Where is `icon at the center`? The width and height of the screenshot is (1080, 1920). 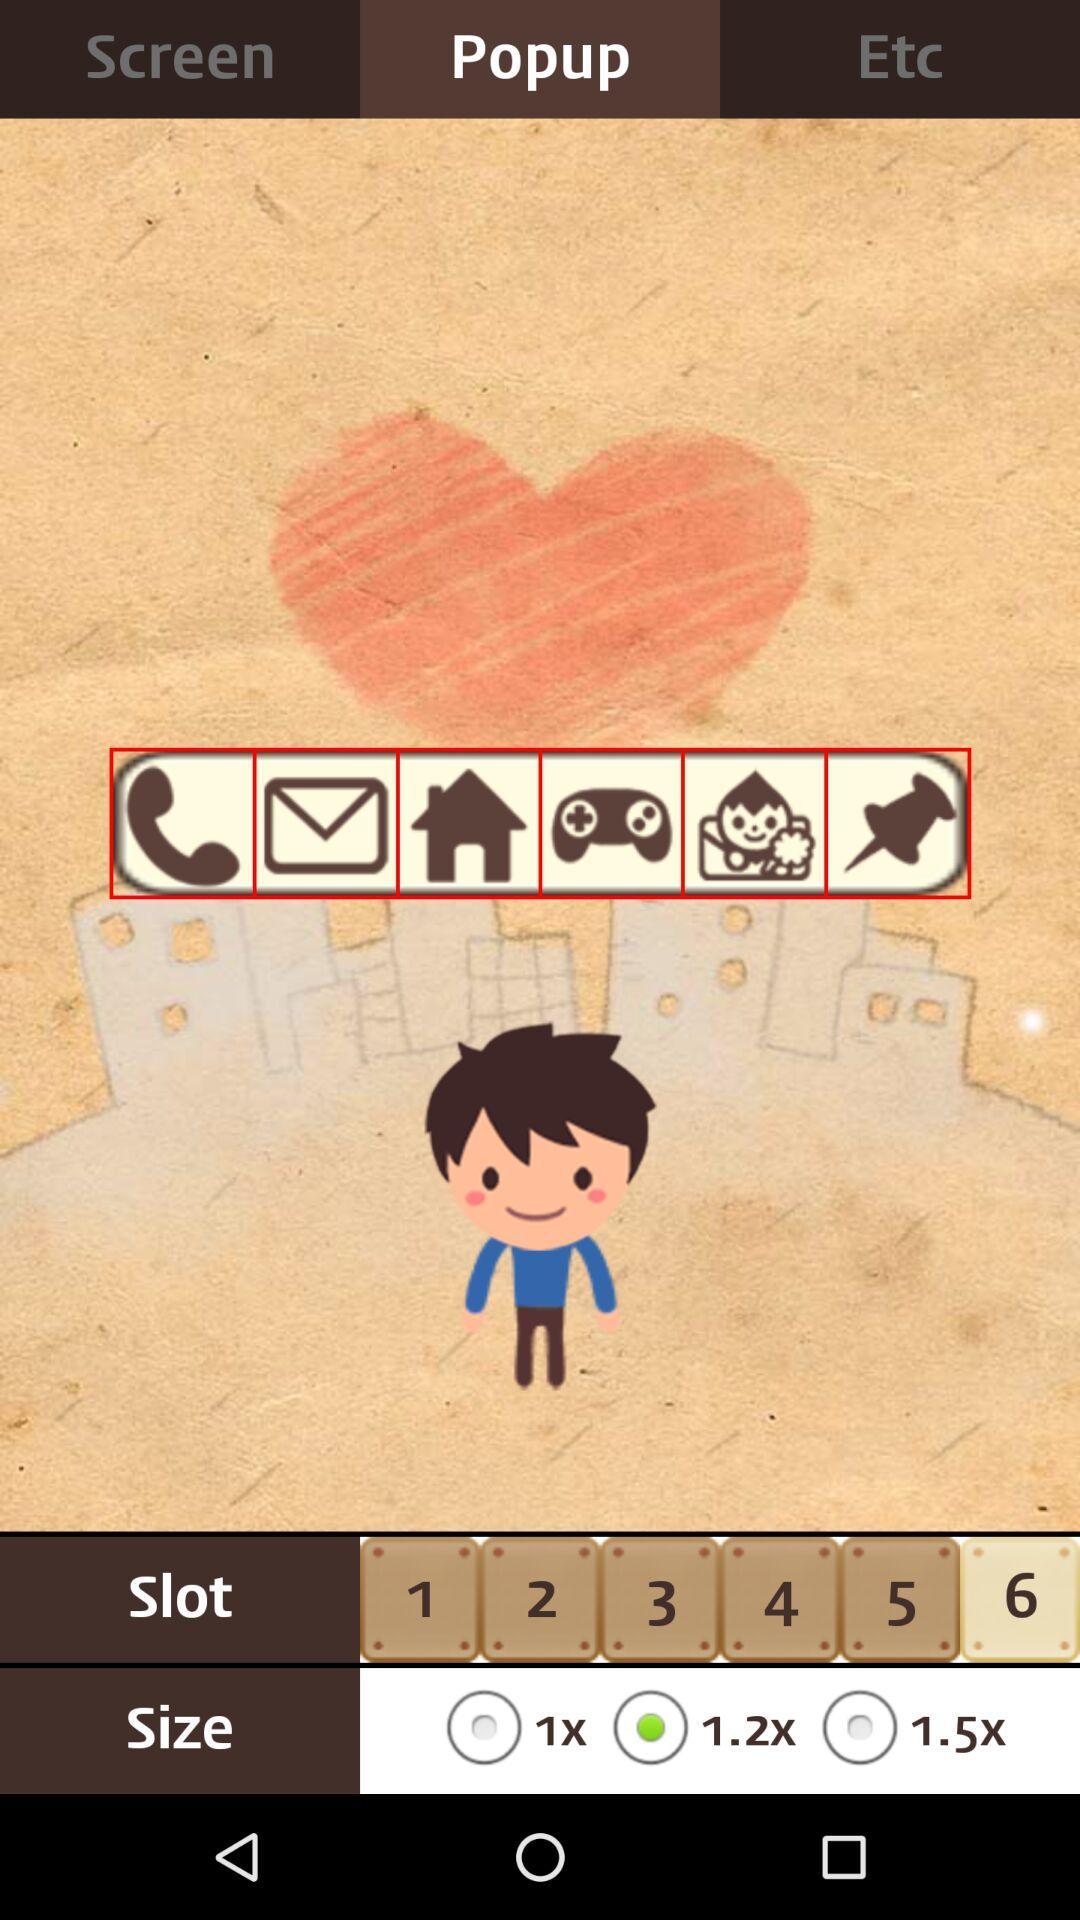 icon at the center is located at coordinates (540, 896).